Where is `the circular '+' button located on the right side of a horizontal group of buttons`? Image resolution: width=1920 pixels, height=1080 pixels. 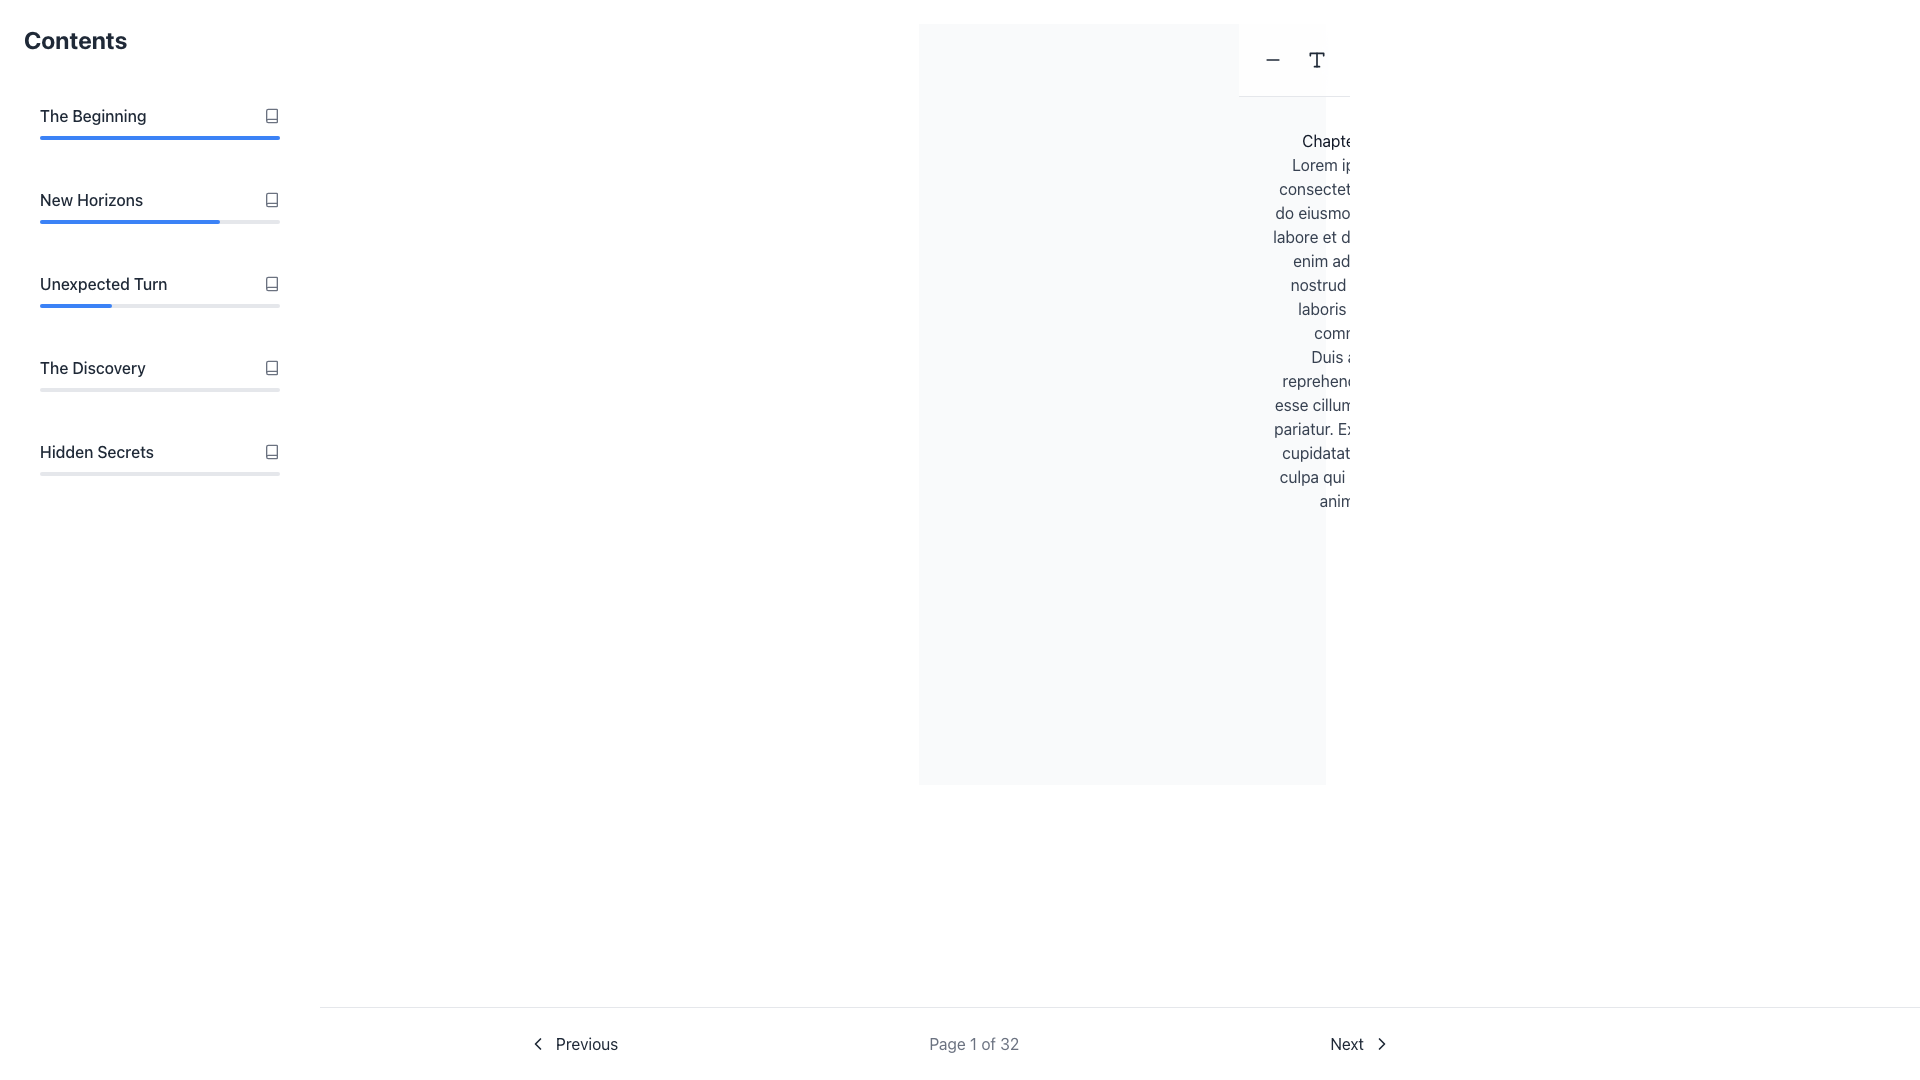
the circular '+' button located on the right side of a horizontal group of buttons is located at coordinates (1360, 59).